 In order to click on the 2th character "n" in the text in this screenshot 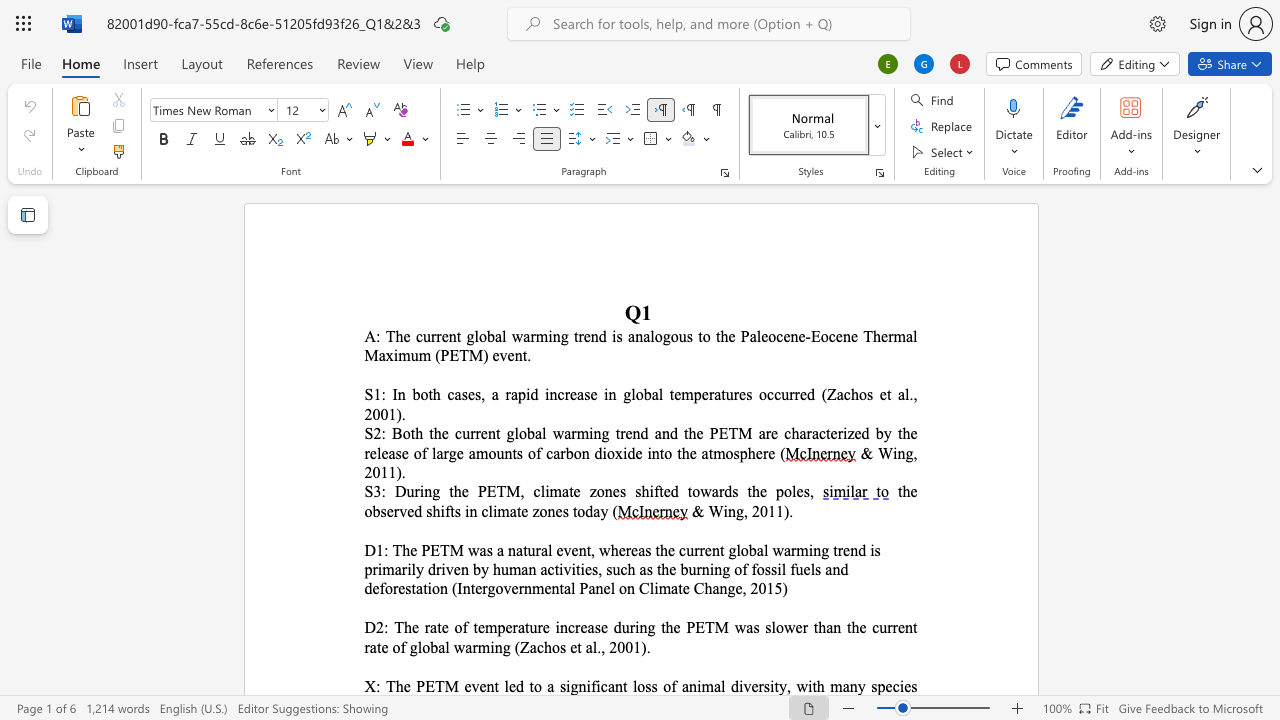, I will do `click(596, 432)`.